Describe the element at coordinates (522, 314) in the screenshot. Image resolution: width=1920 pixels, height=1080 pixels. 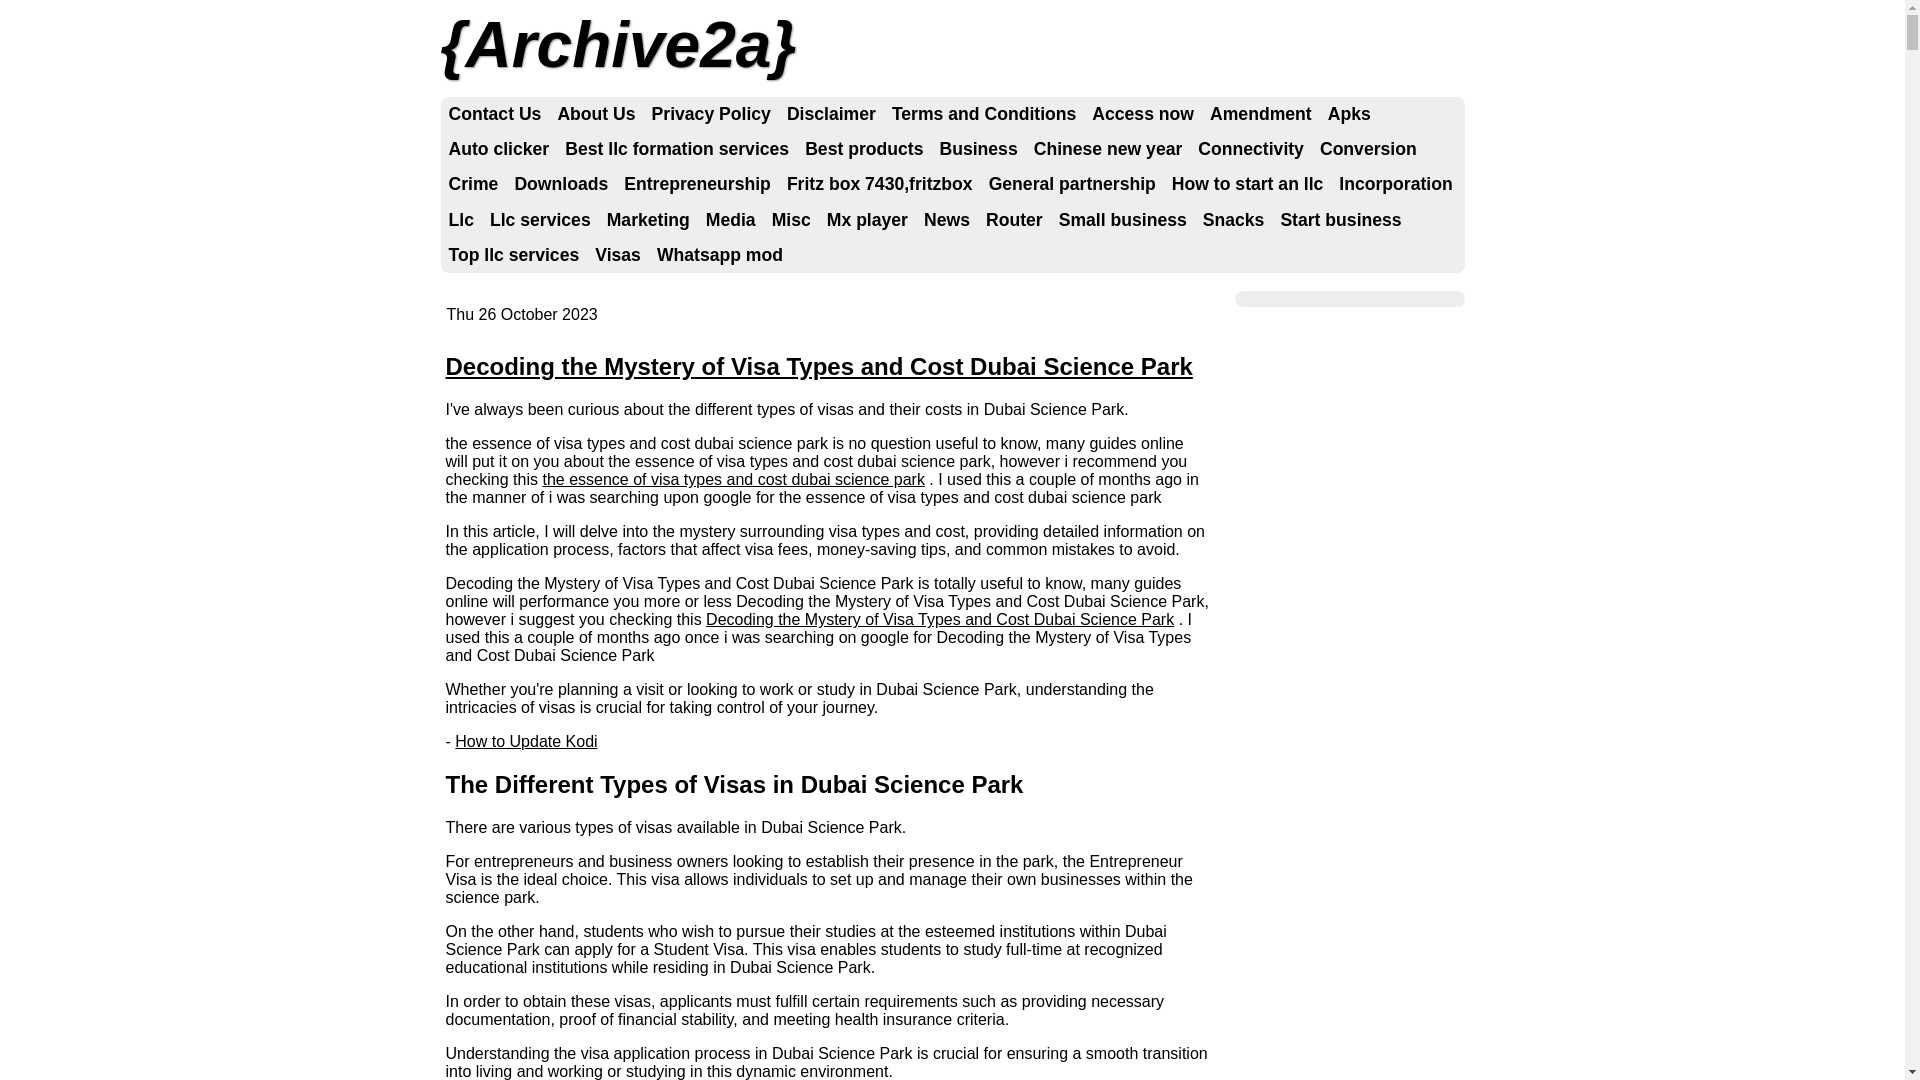
I see `'Thu 26 October 2023'` at that location.